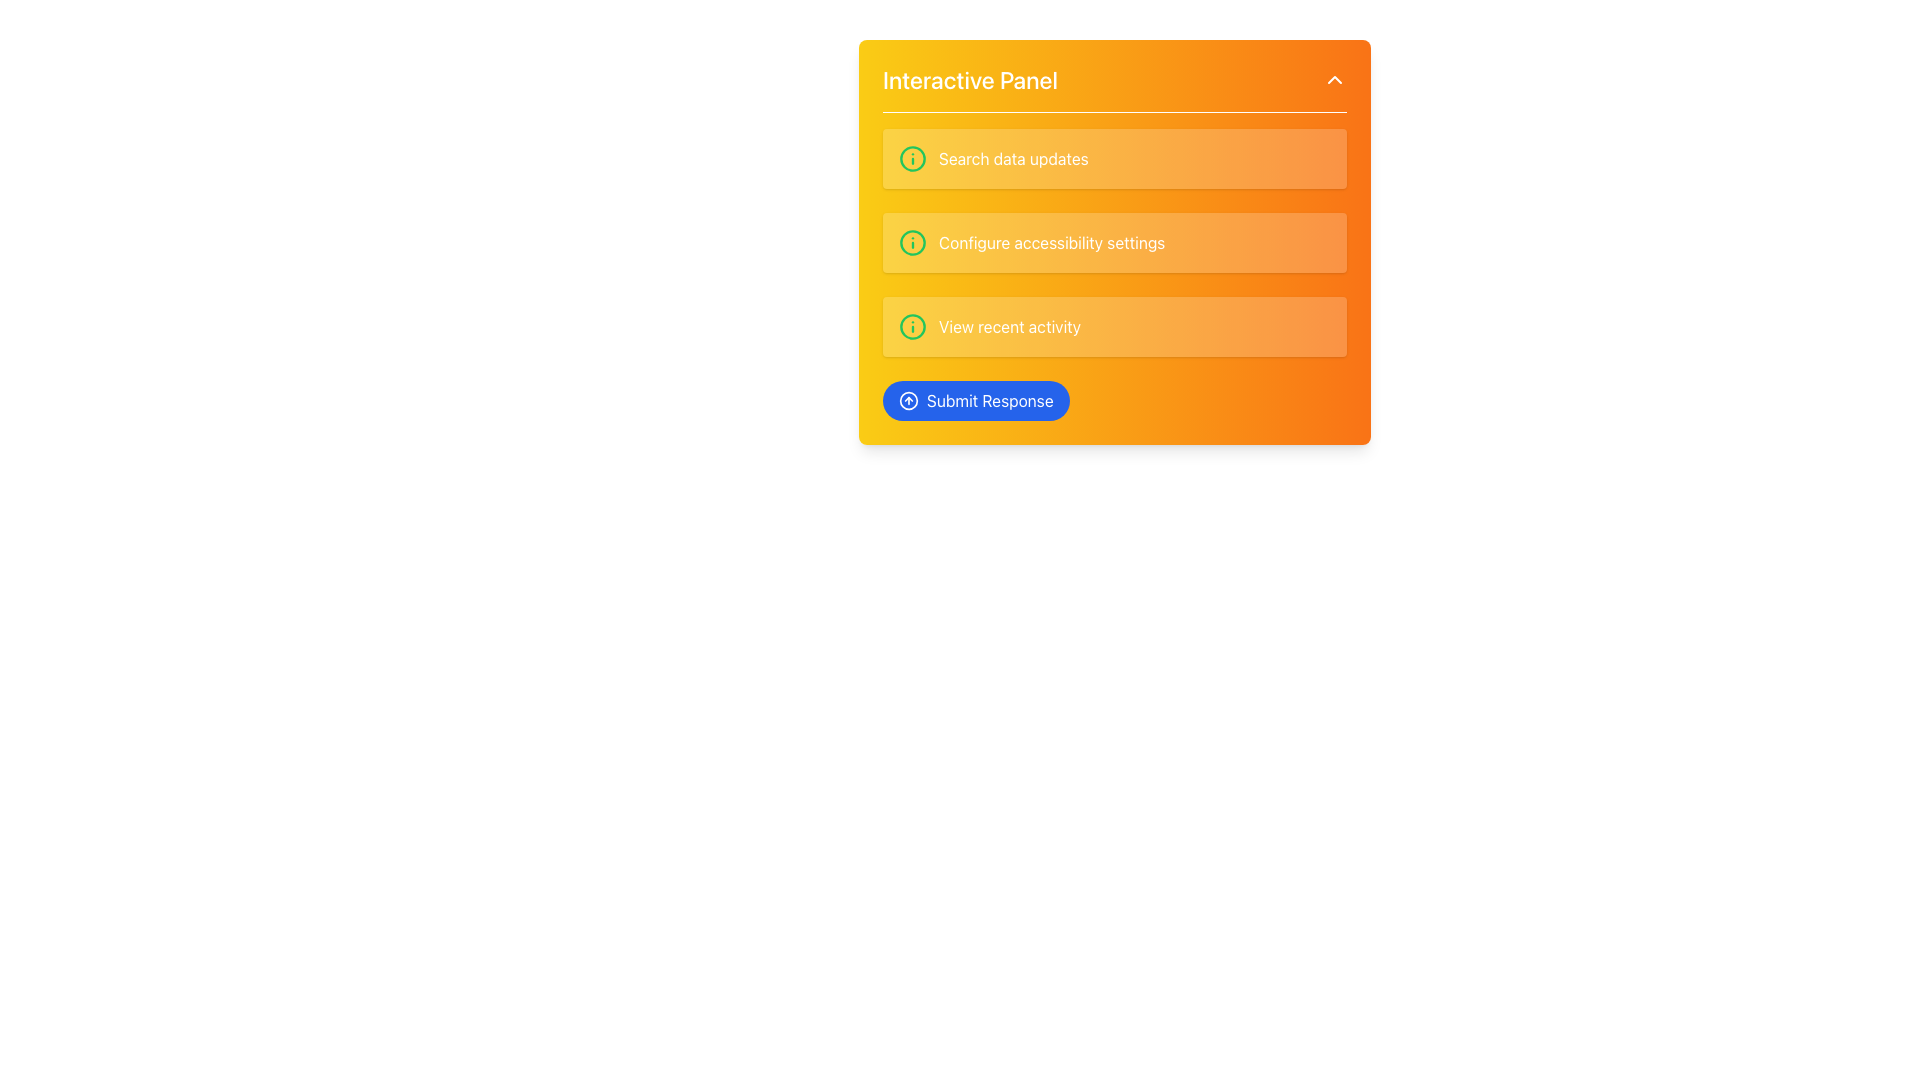 The height and width of the screenshot is (1080, 1920). What do you see at coordinates (911, 157) in the screenshot?
I see `the circular icon with a green stroke, which is part of the SVG graphic for displaying information or status, located in the interactive panel next to the 'Configure accessibility settings' option` at bounding box center [911, 157].